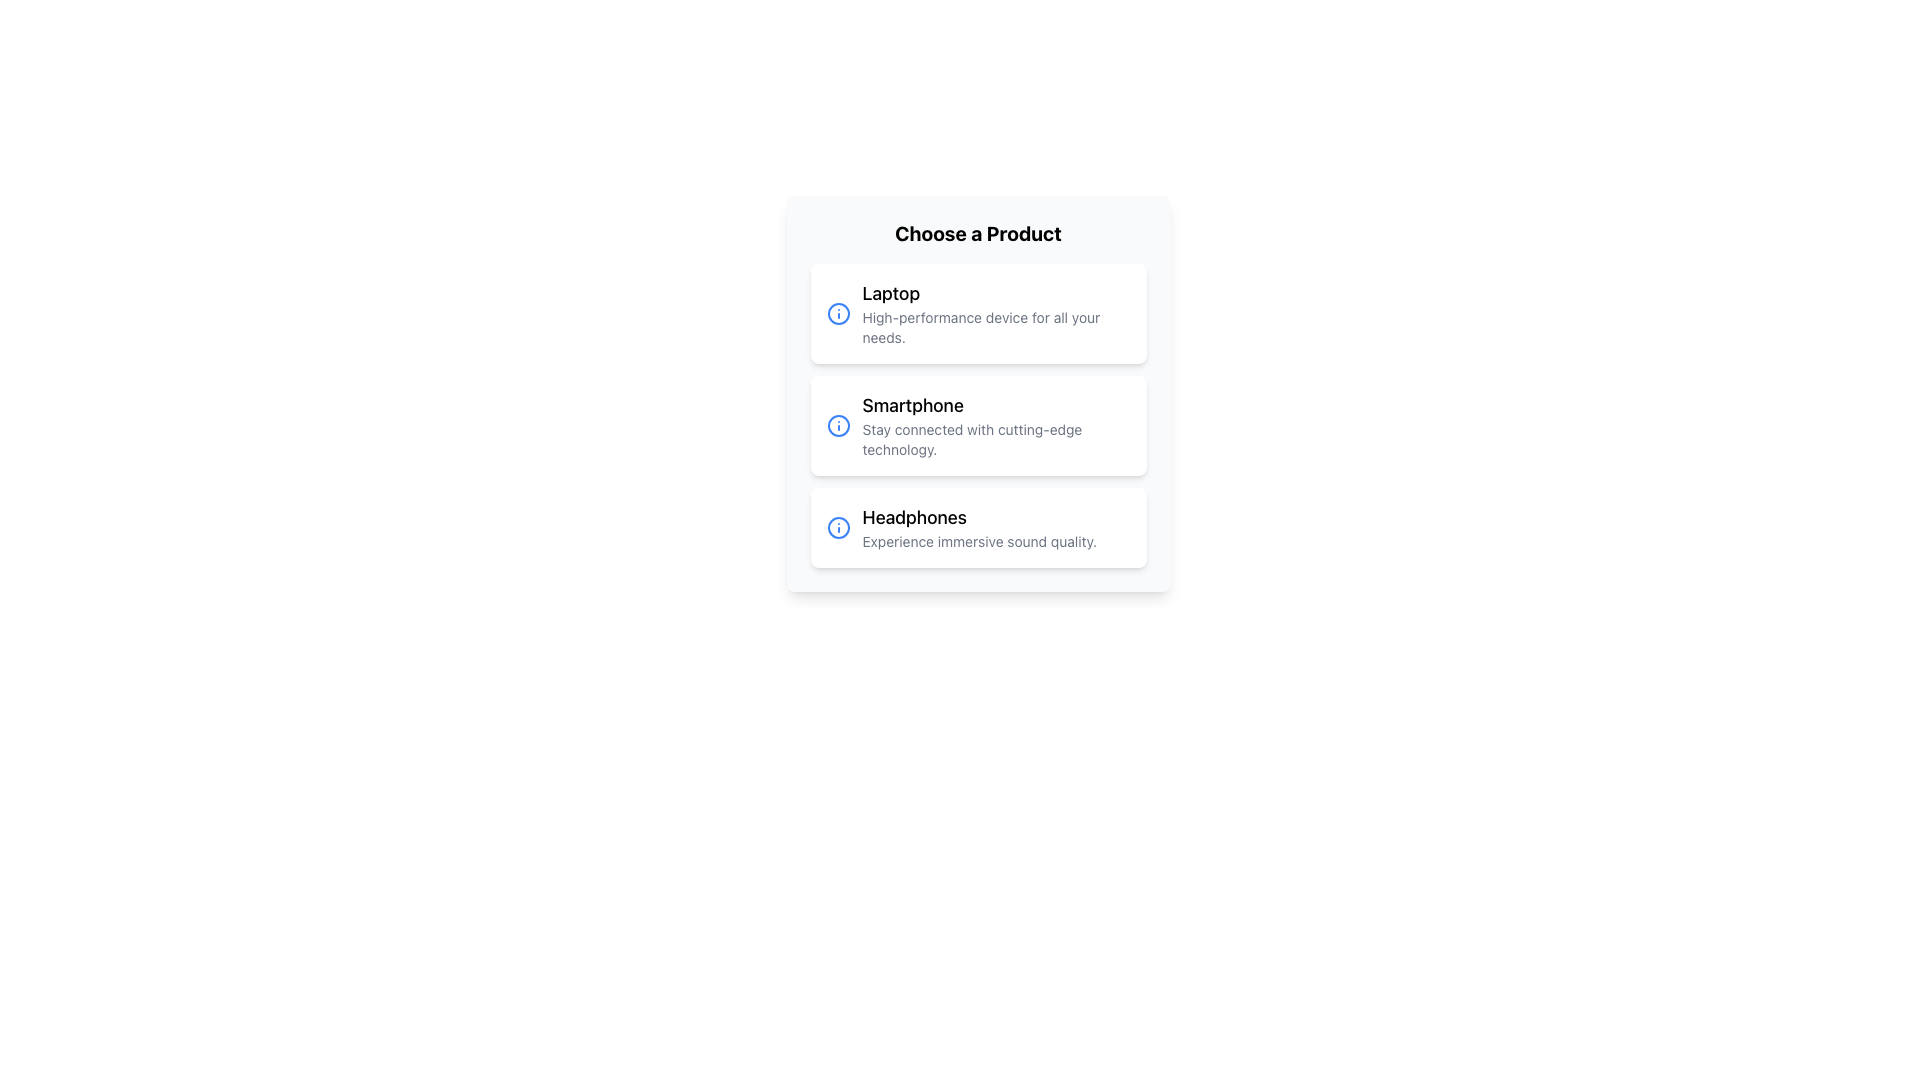 The height and width of the screenshot is (1080, 1920). What do you see at coordinates (978, 393) in the screenshot?
I see `the 'Smartphone' selectable card` at bounding box center [978, 393].